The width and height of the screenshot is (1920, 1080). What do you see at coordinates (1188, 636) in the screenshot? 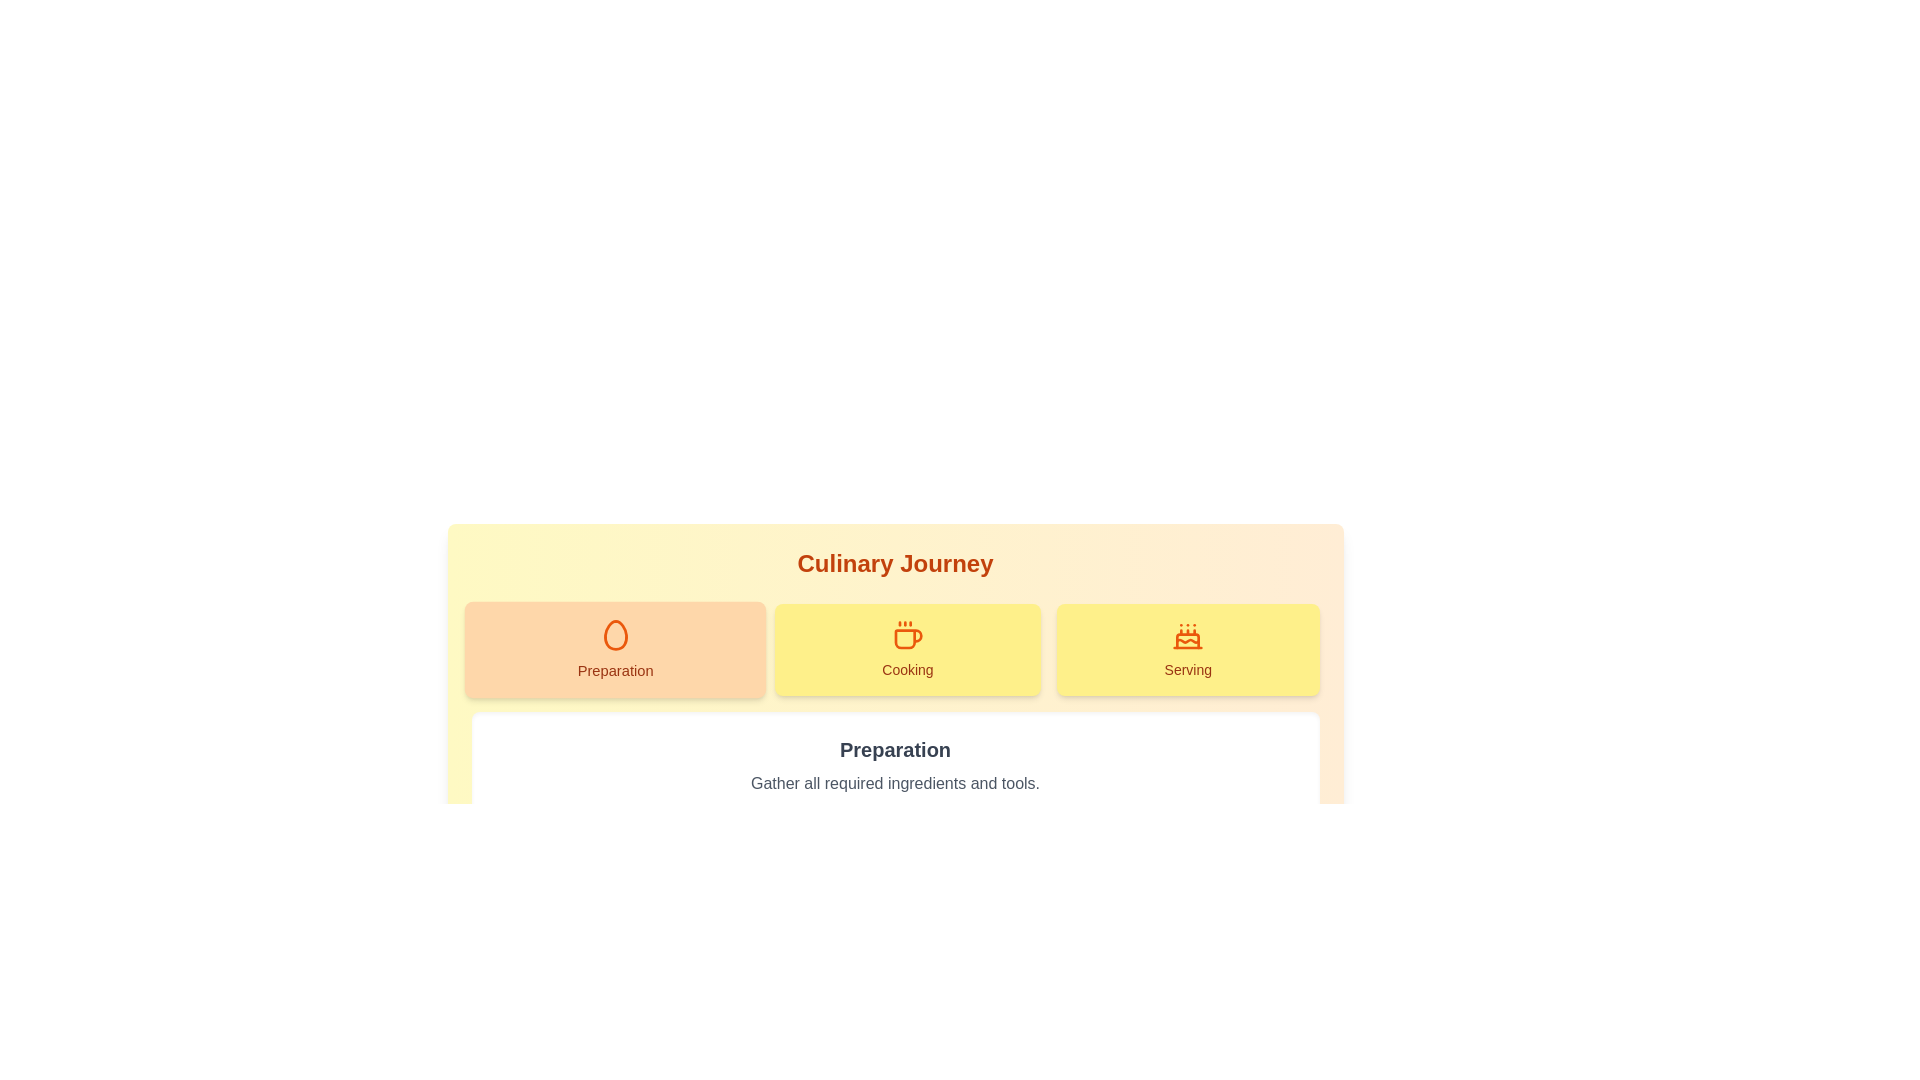
I see `the decorative cake icon, which is styled in orange and located on a yellow background, positioned as the leftmost graphical element inside the 'Serving' card` at bounding box center [1188, 636].